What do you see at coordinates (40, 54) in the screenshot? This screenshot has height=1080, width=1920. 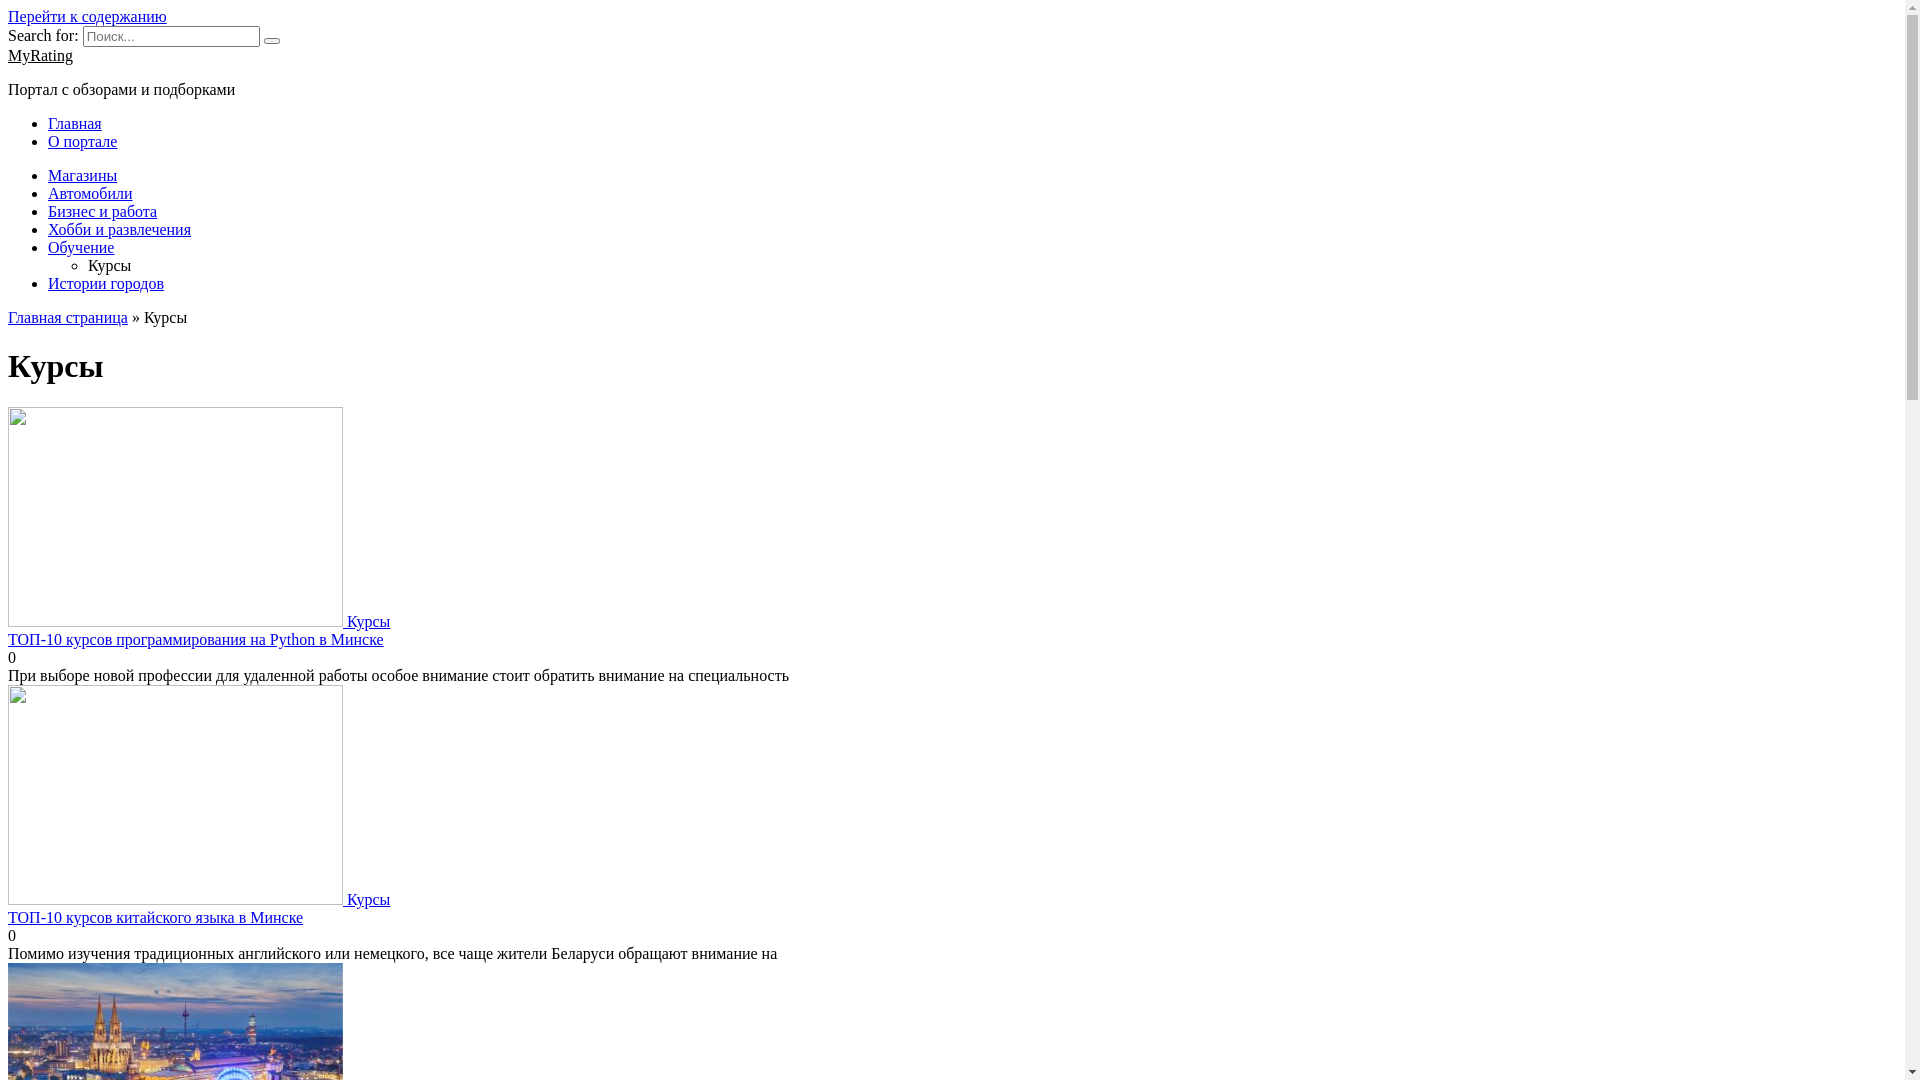 I see `'MyRating'` at bounding box center [40, 54].